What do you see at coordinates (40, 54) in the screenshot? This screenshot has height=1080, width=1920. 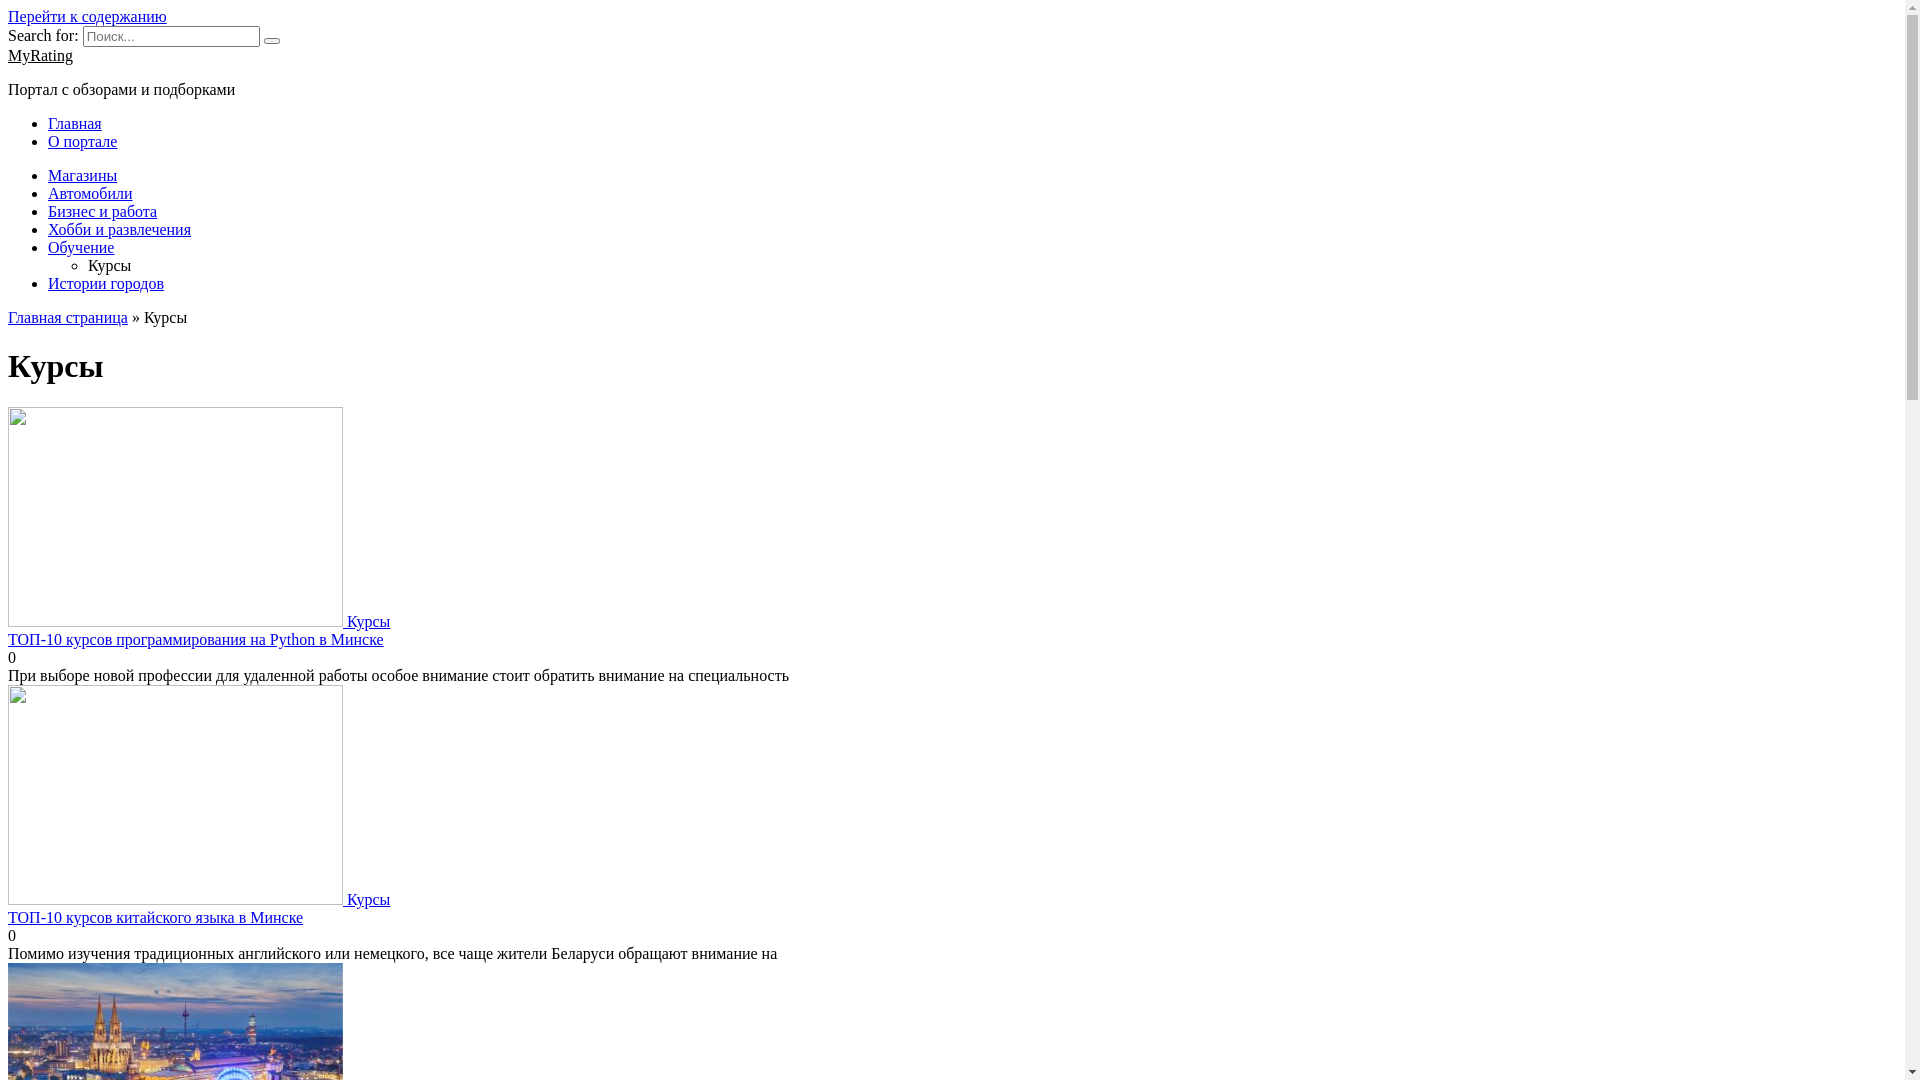 I see `'MyRating'` at bounding box center [40, 54].